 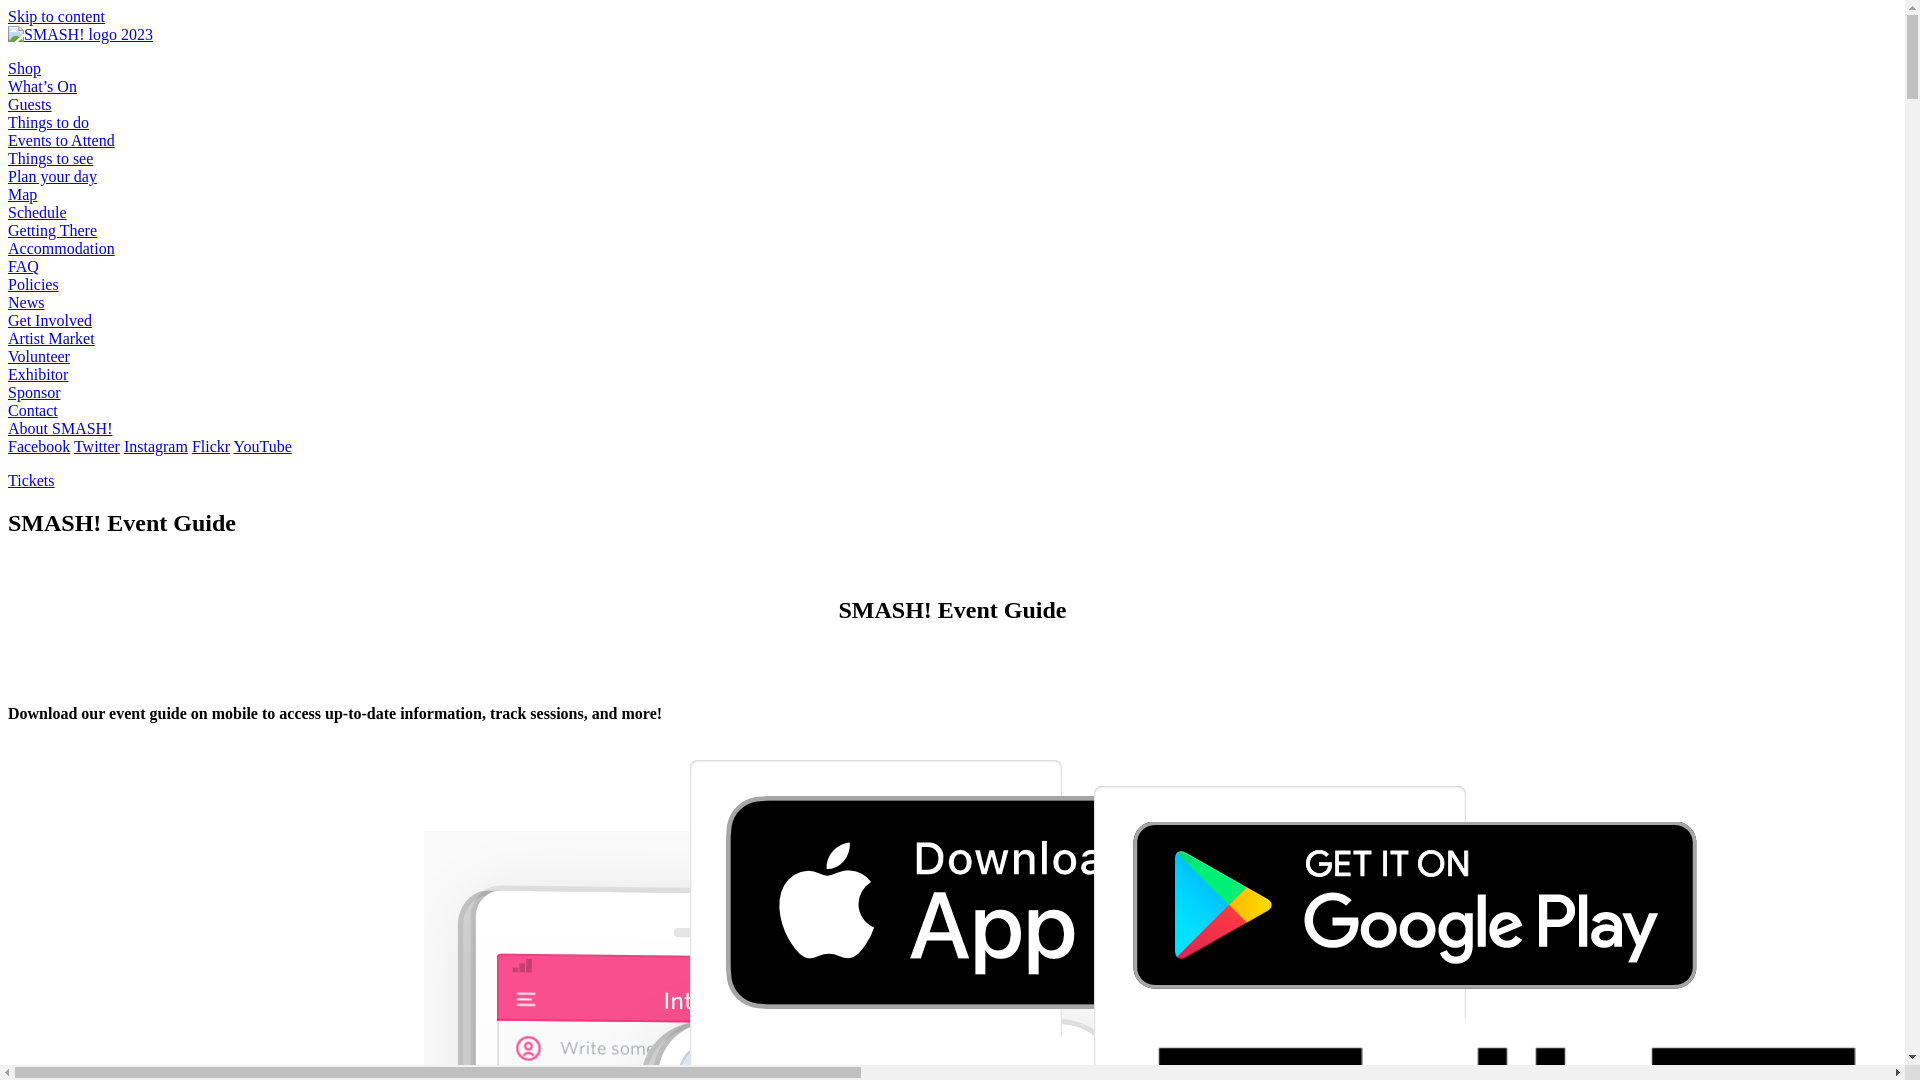 I want to click on 'Skip to content', so click(x=56, y=16).